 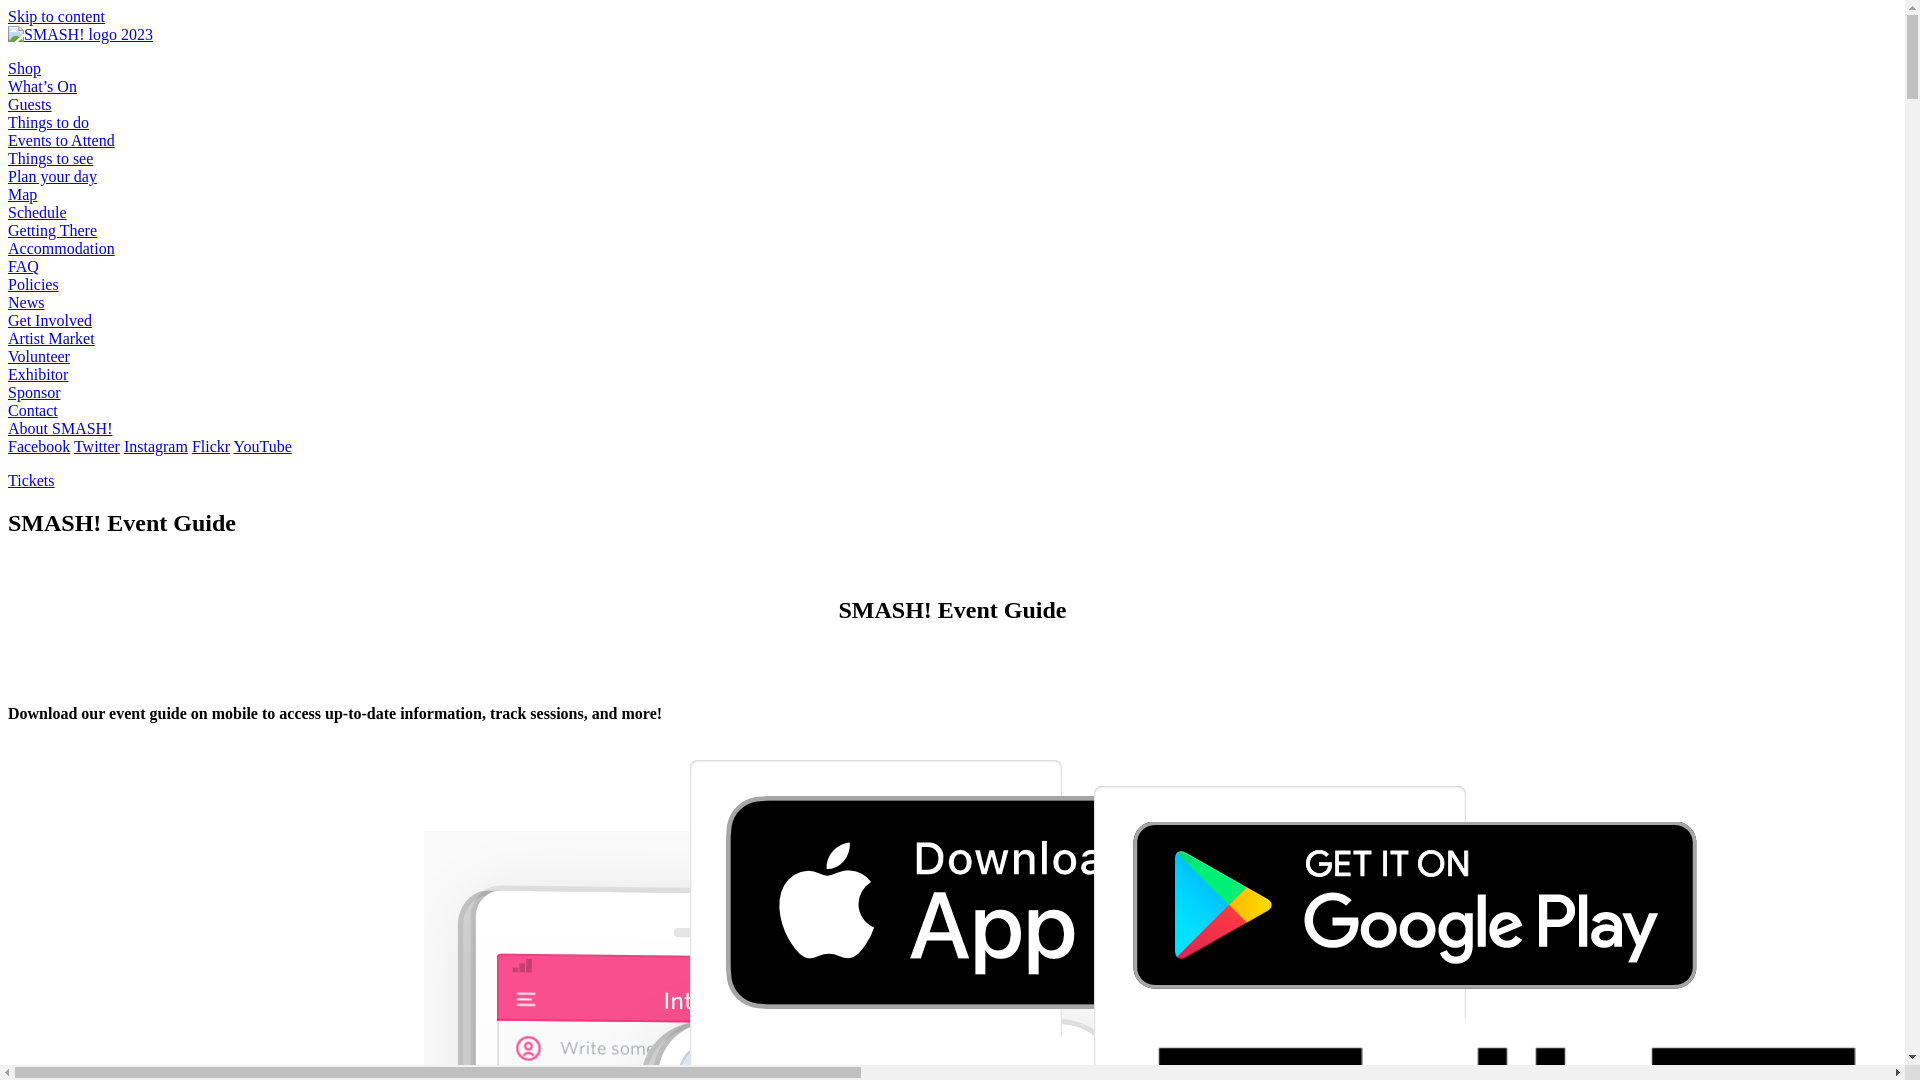 I want to click on 'Skip to content', so click(x=56, y=16).